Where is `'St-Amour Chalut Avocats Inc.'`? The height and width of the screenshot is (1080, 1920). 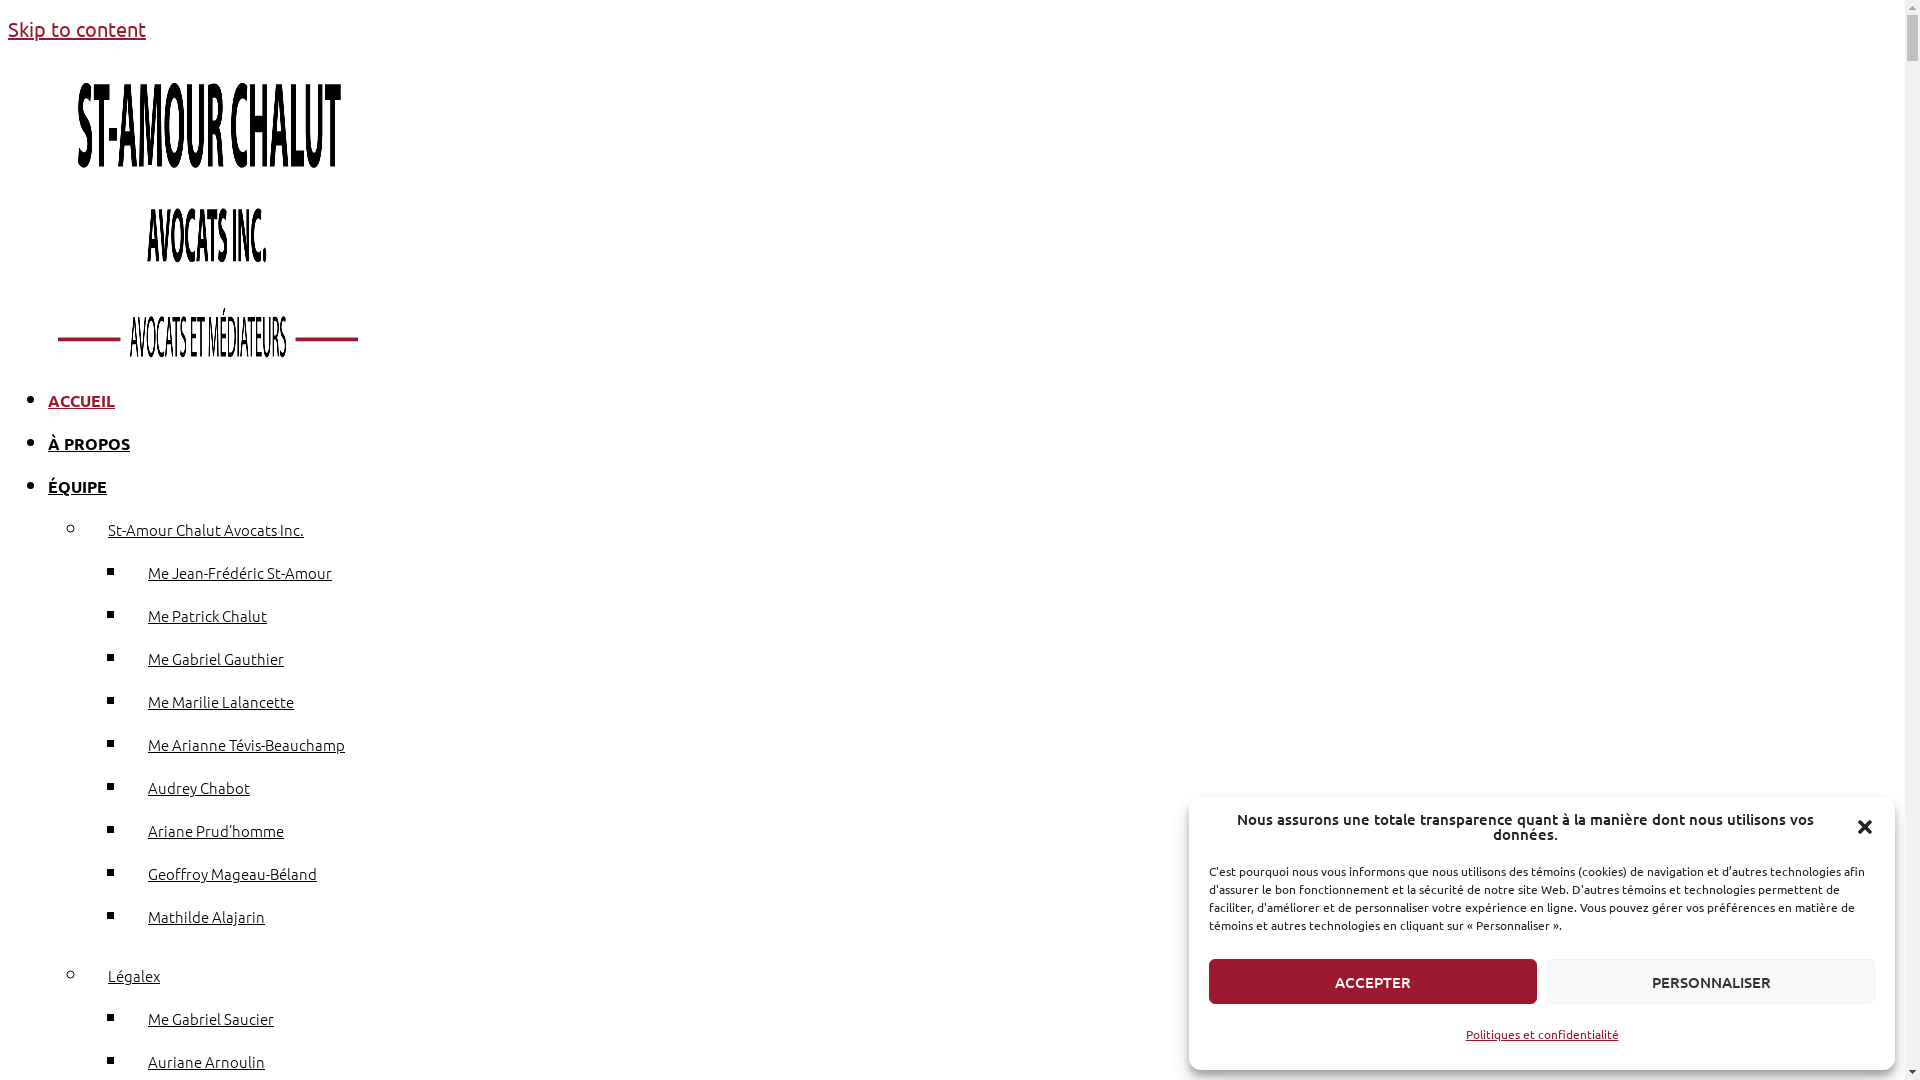
'St-Amour Chalut Avocats Inc.' is located at coordinates (86, 528).